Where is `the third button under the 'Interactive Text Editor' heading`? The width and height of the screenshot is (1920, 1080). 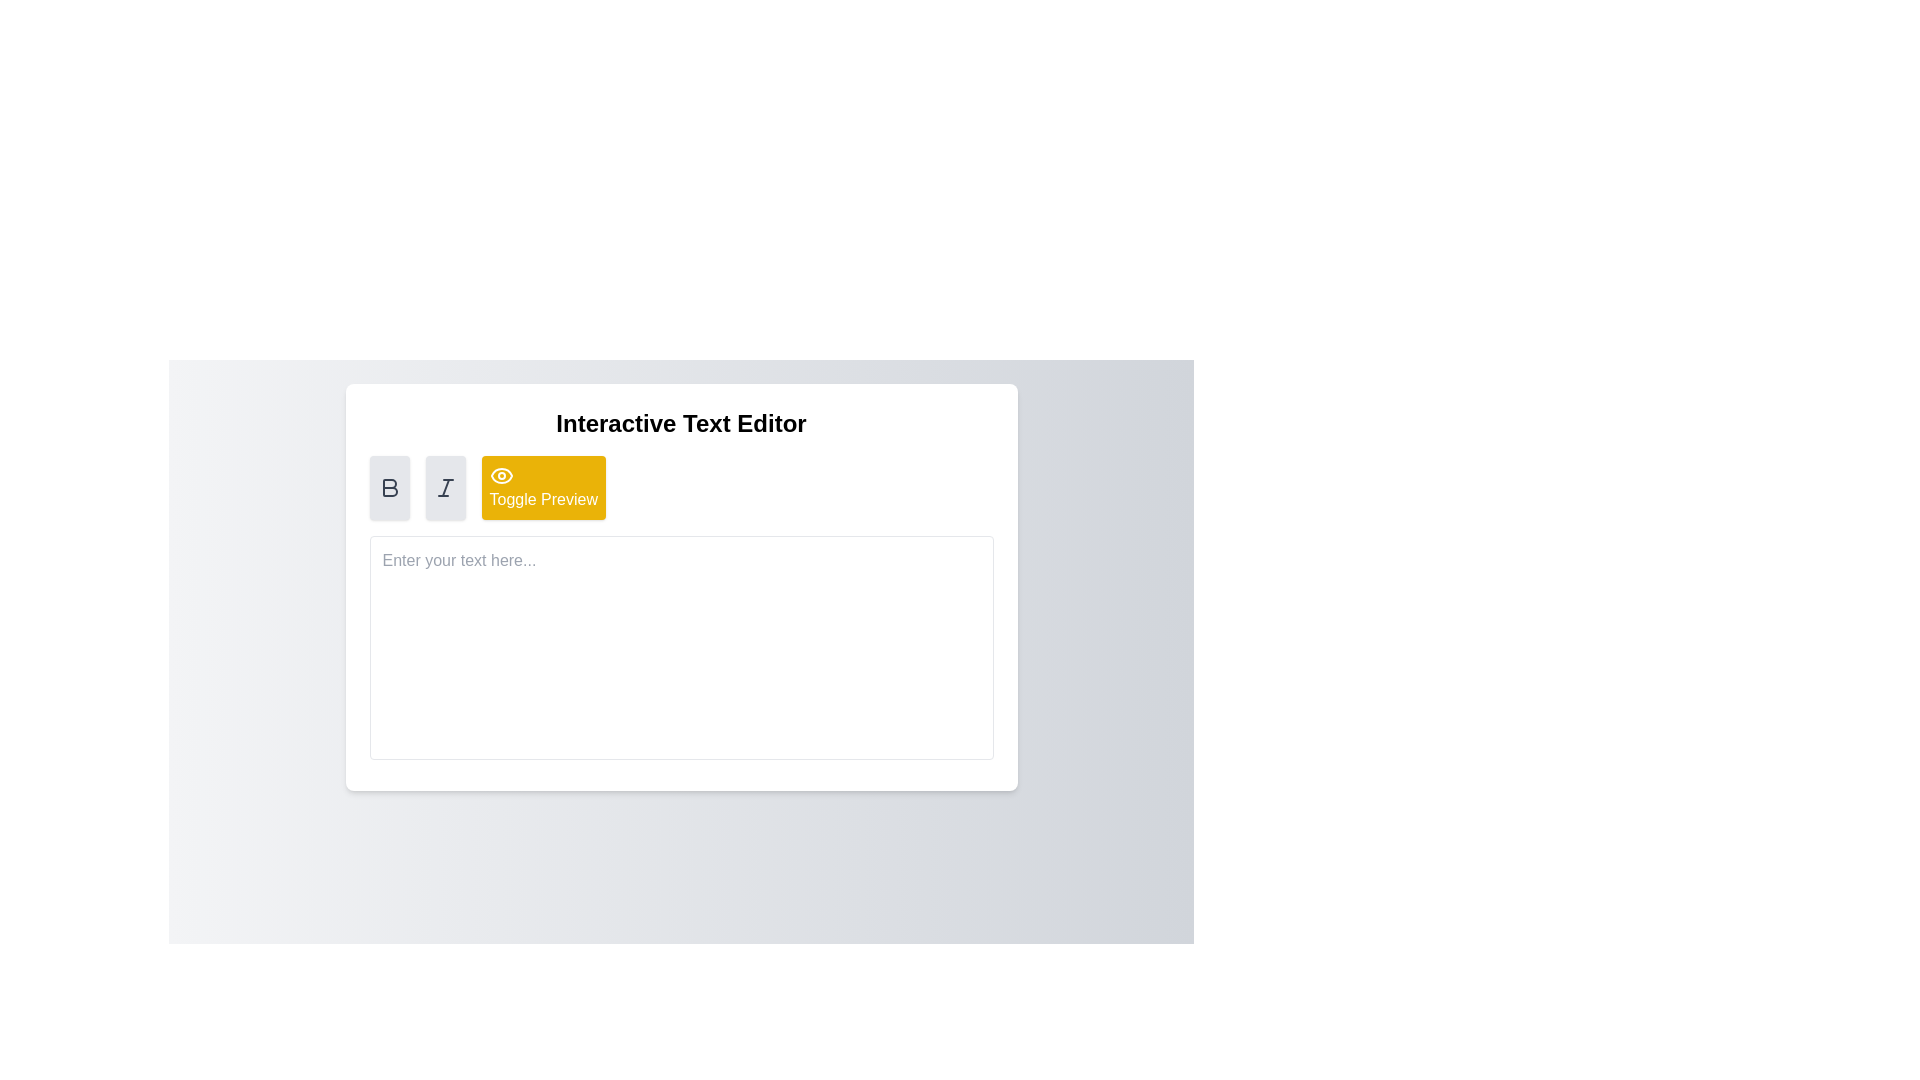
the third button under the 'Interactive Text Editor' heading is located at coordinates (681, 488).